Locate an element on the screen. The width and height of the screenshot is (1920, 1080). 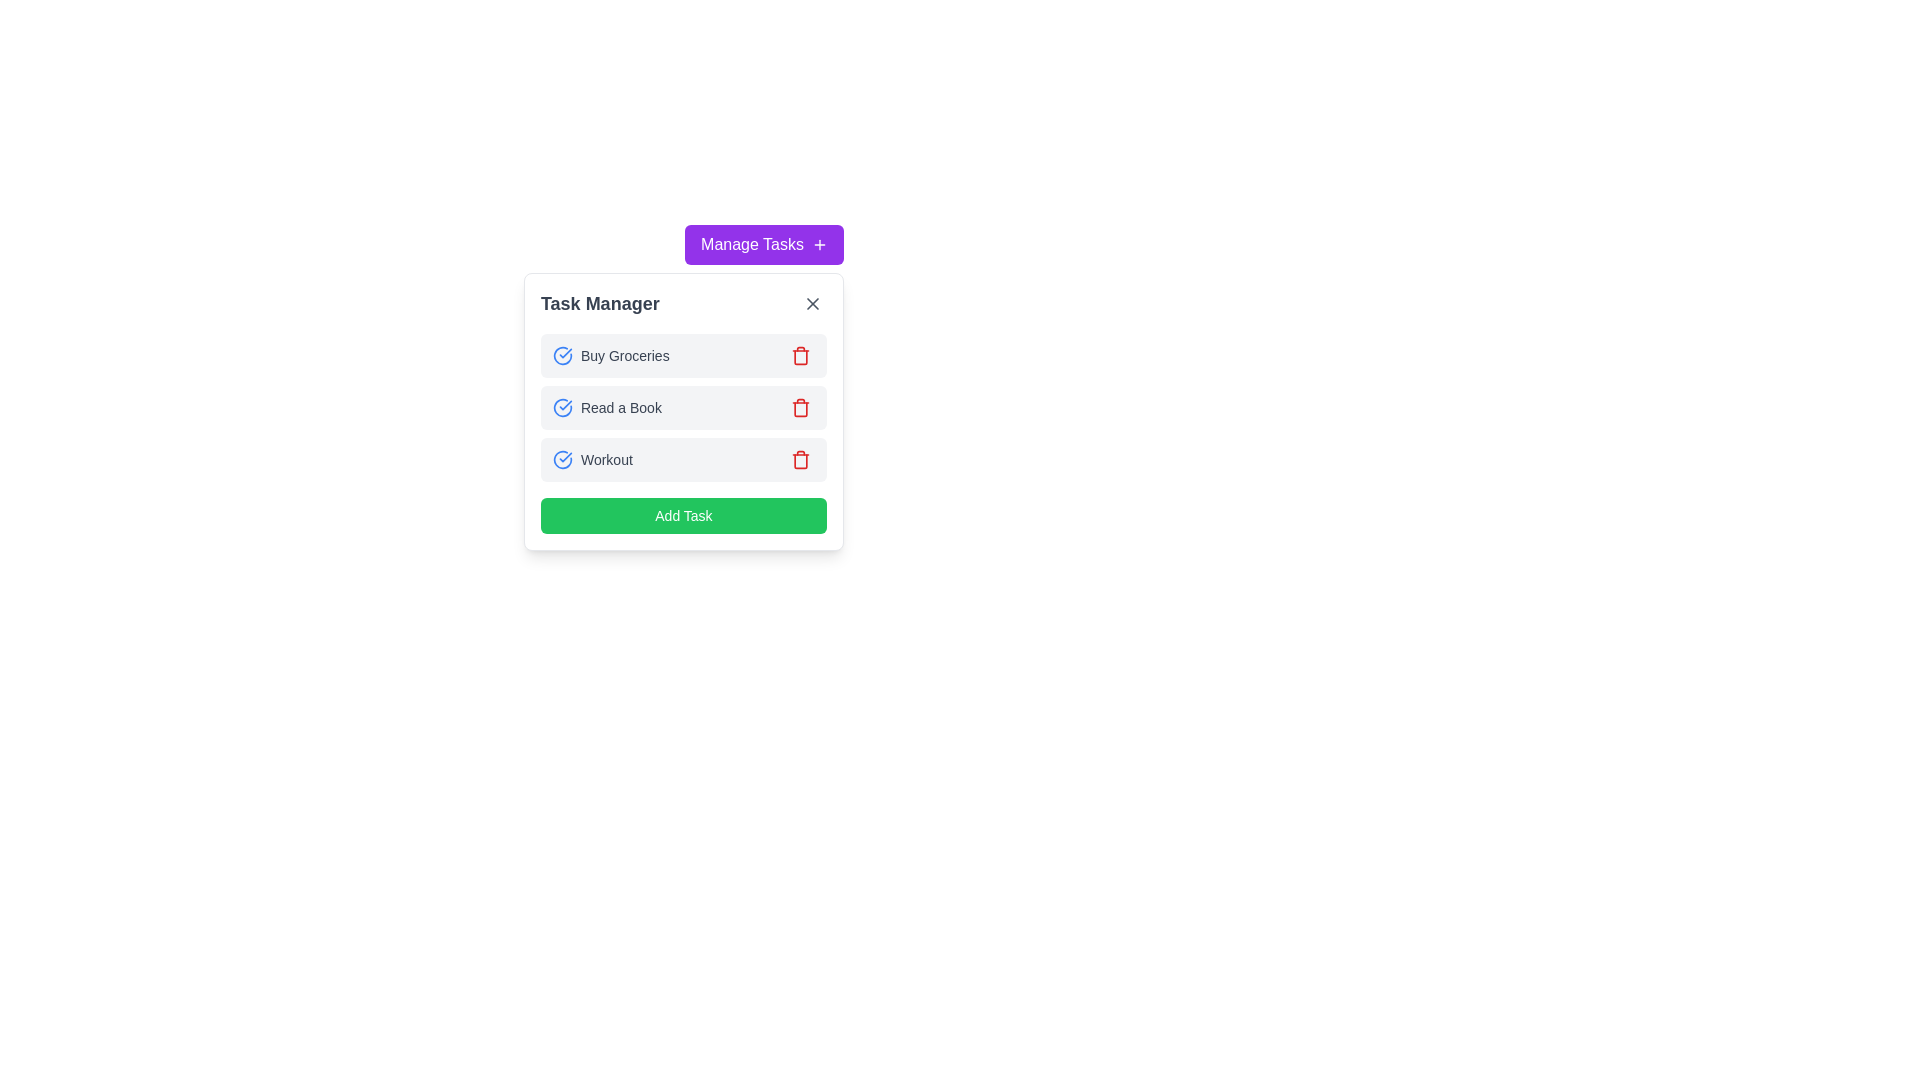
the circular close button with a gray background and an 'X' icon located at the top-right corner of the 'Task Manager' header to trigger the hover effects is located at coordinates (812, 304).